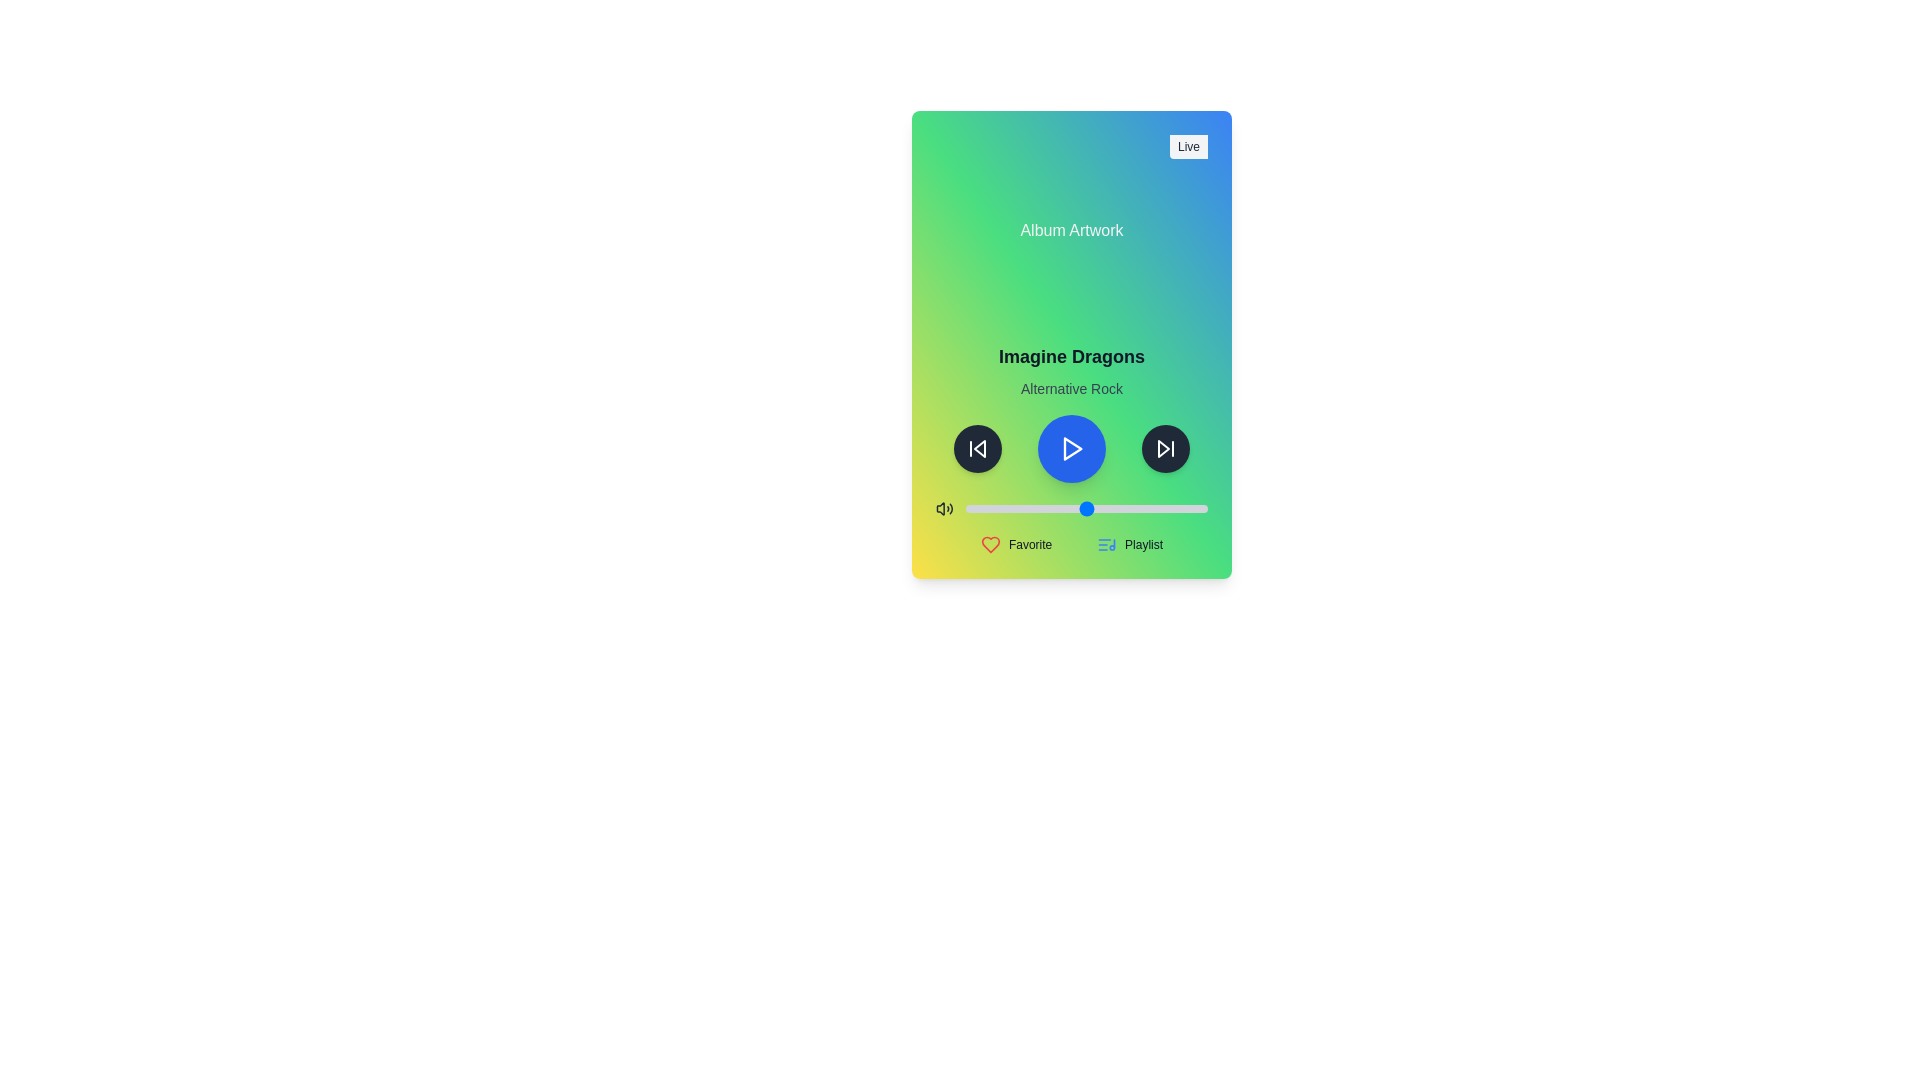 The height and width of the screenshot is (1080, 1920). Describe the element at coordinates (1106, 544) in the screenshot. I see `the blue SVG icon resembling a list and musical note, which is located to the left of the 'Playlist' label in the button layout` at that location.